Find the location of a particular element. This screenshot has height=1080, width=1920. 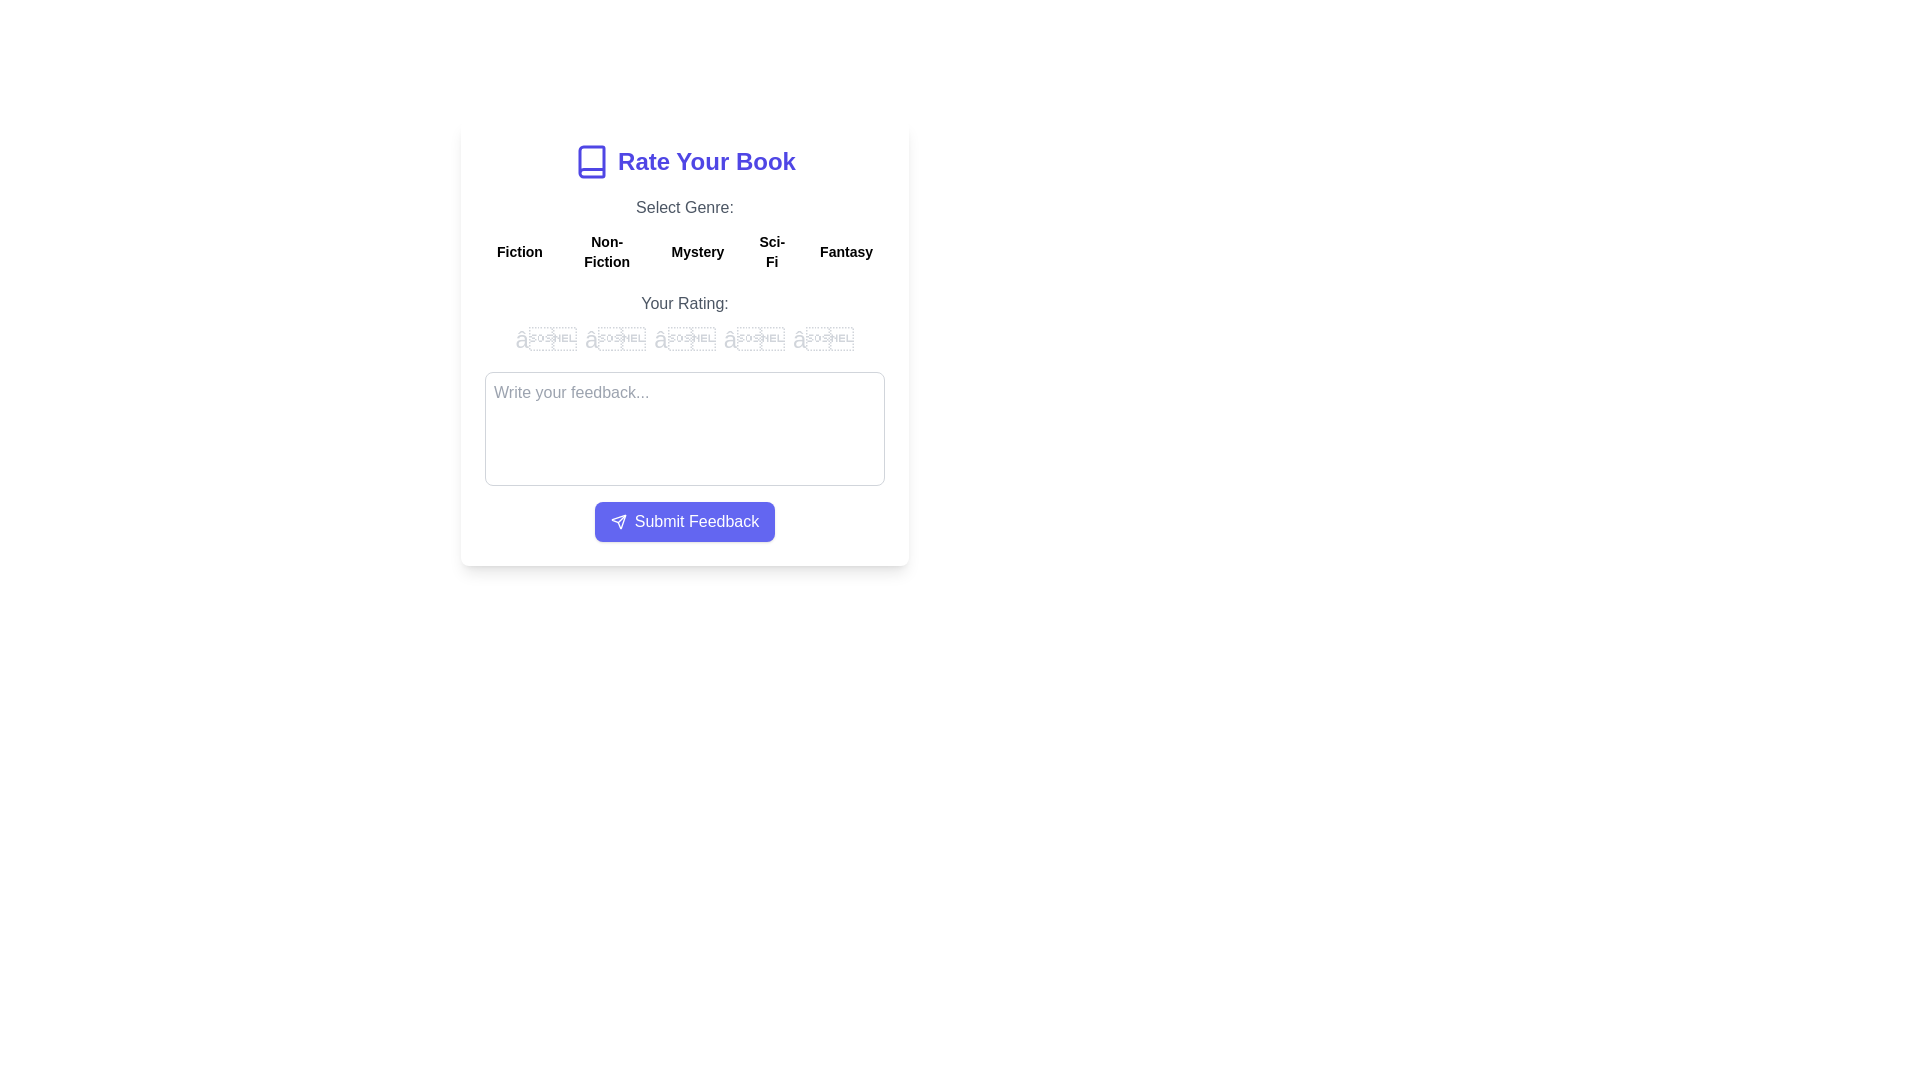

the label displaying 'Select Genre:' which is positioned centrally at the top of the UI section is located at coordinates (685, 208).